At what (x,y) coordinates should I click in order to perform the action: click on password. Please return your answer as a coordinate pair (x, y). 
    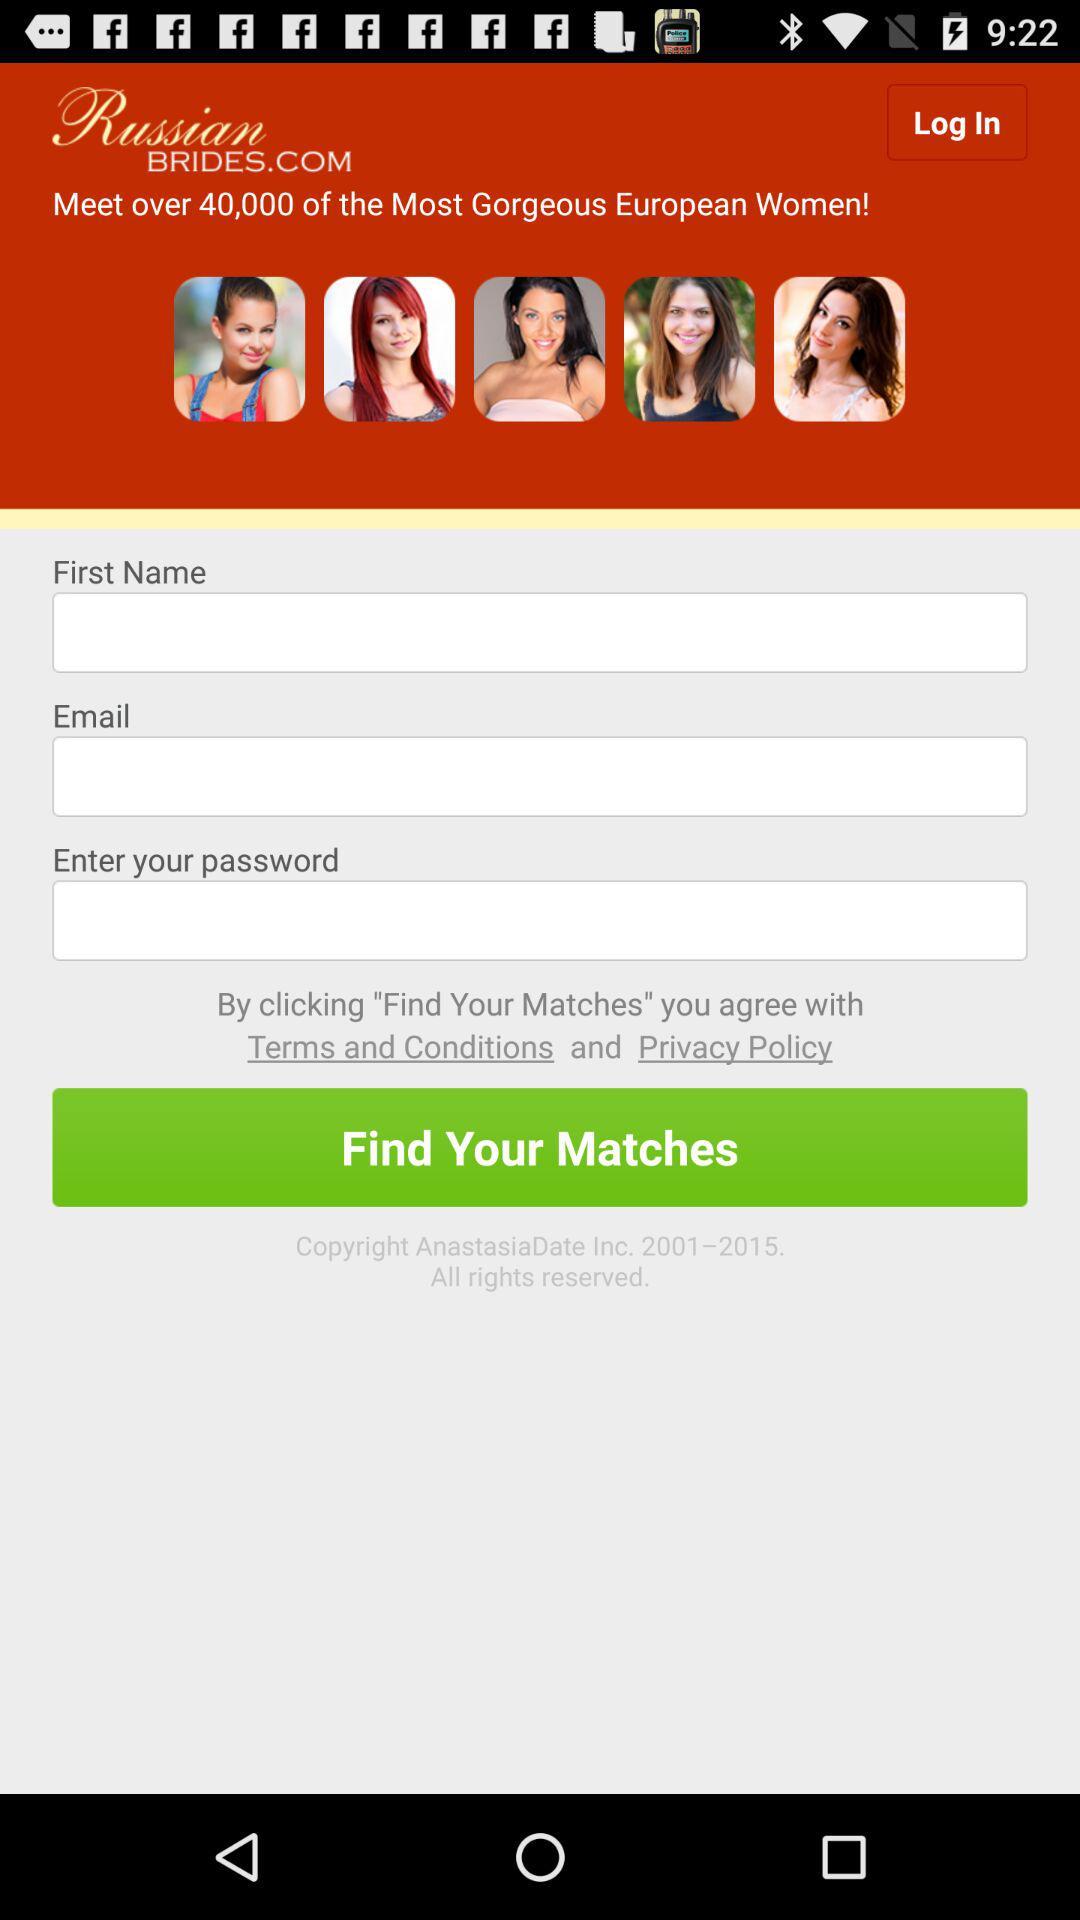
    Looking at the image, I should click on (540, 919).